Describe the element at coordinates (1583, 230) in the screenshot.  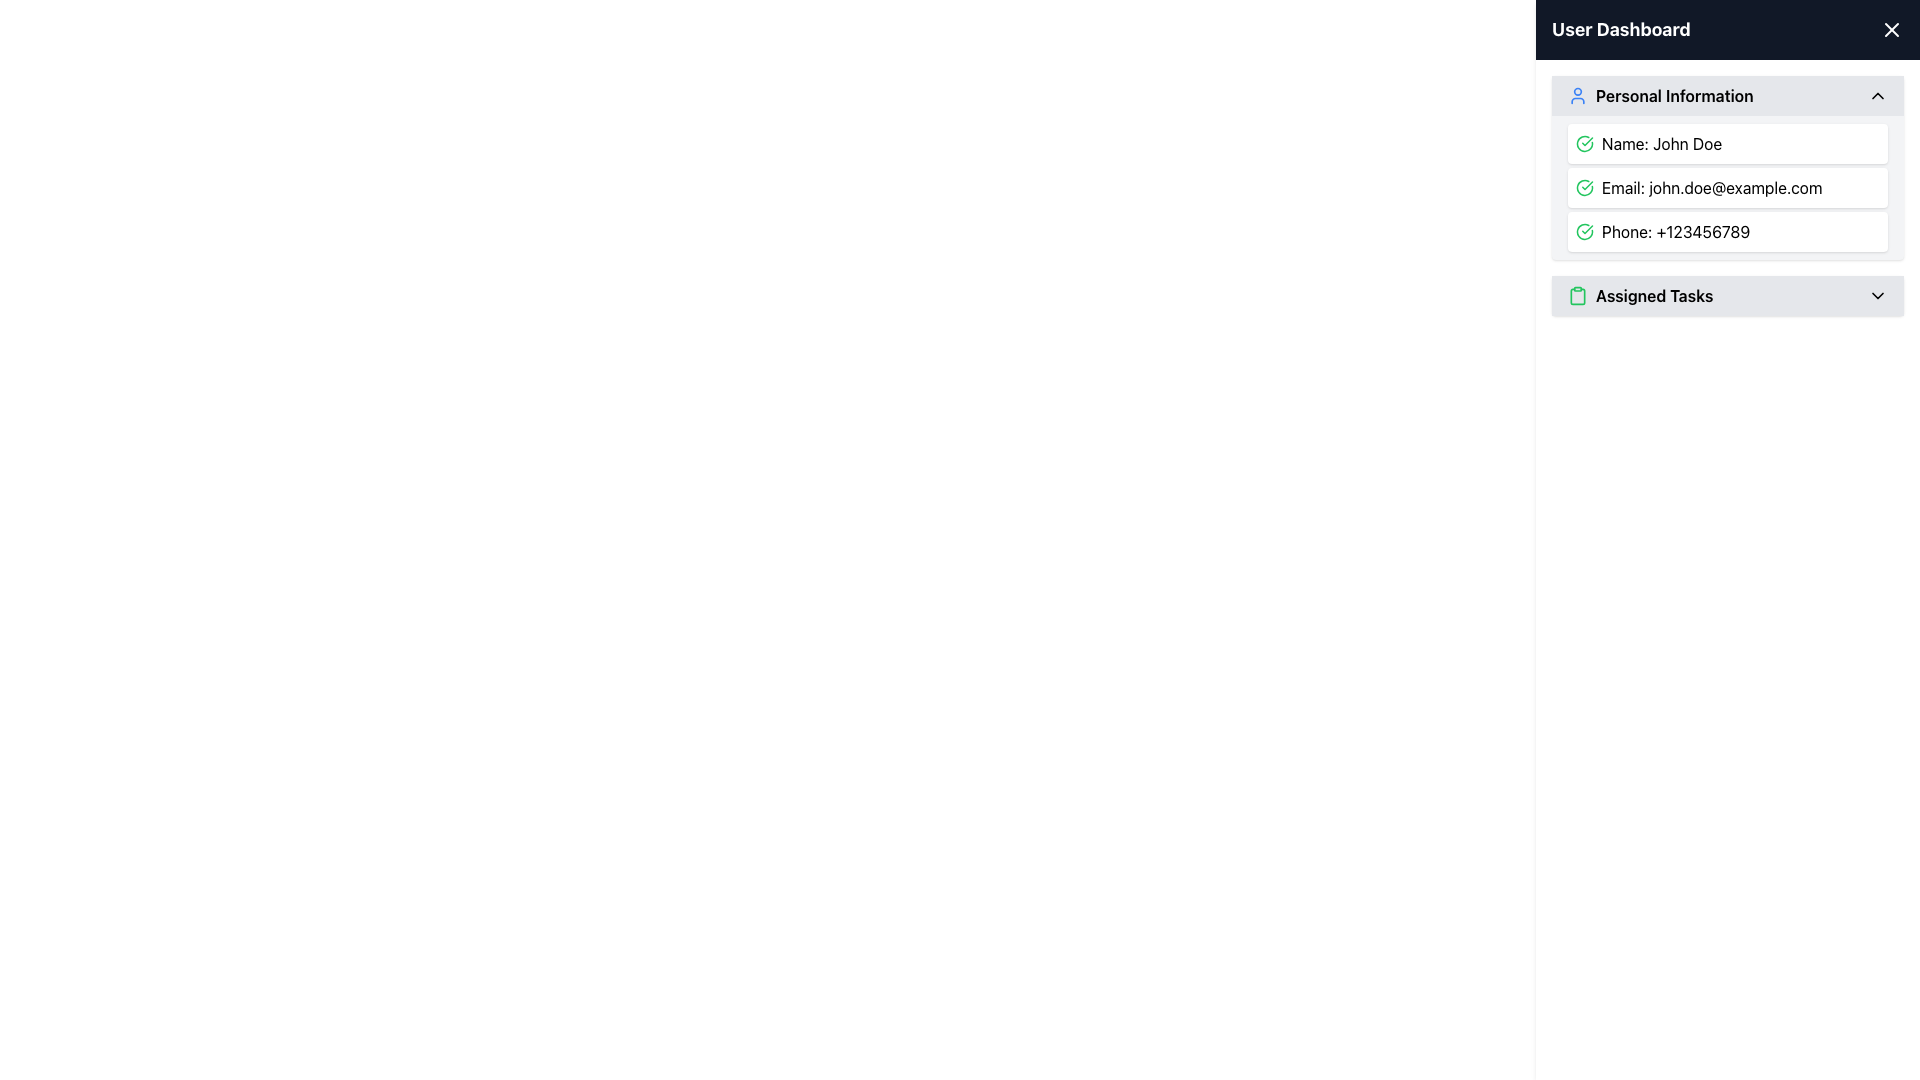
I see `the visual state of the circular green outlined icon with a checkmark, located next to the text 'Phone: +123456789'` at that location.